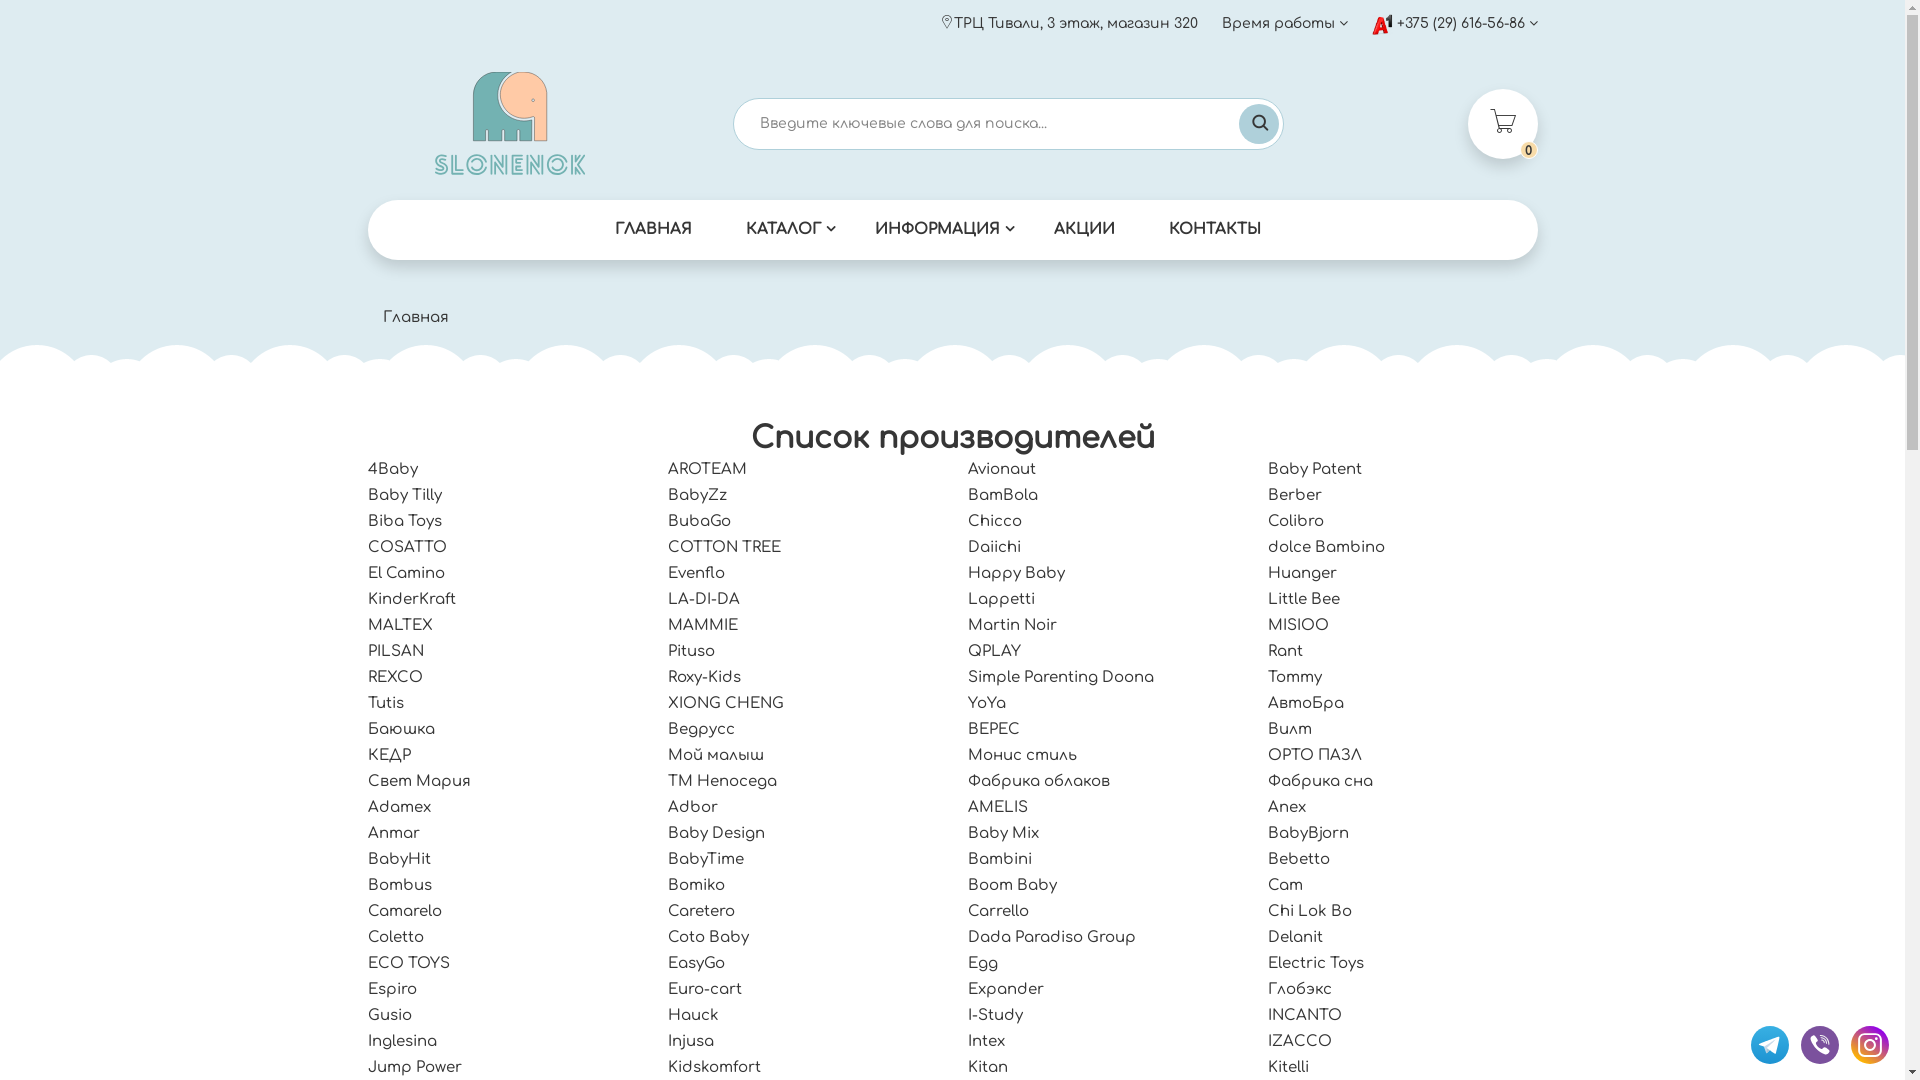  What do you see at coordinates (1295, 937) in the screenshot?
I see `'Delanit'` at bounding box center [1295, 937].